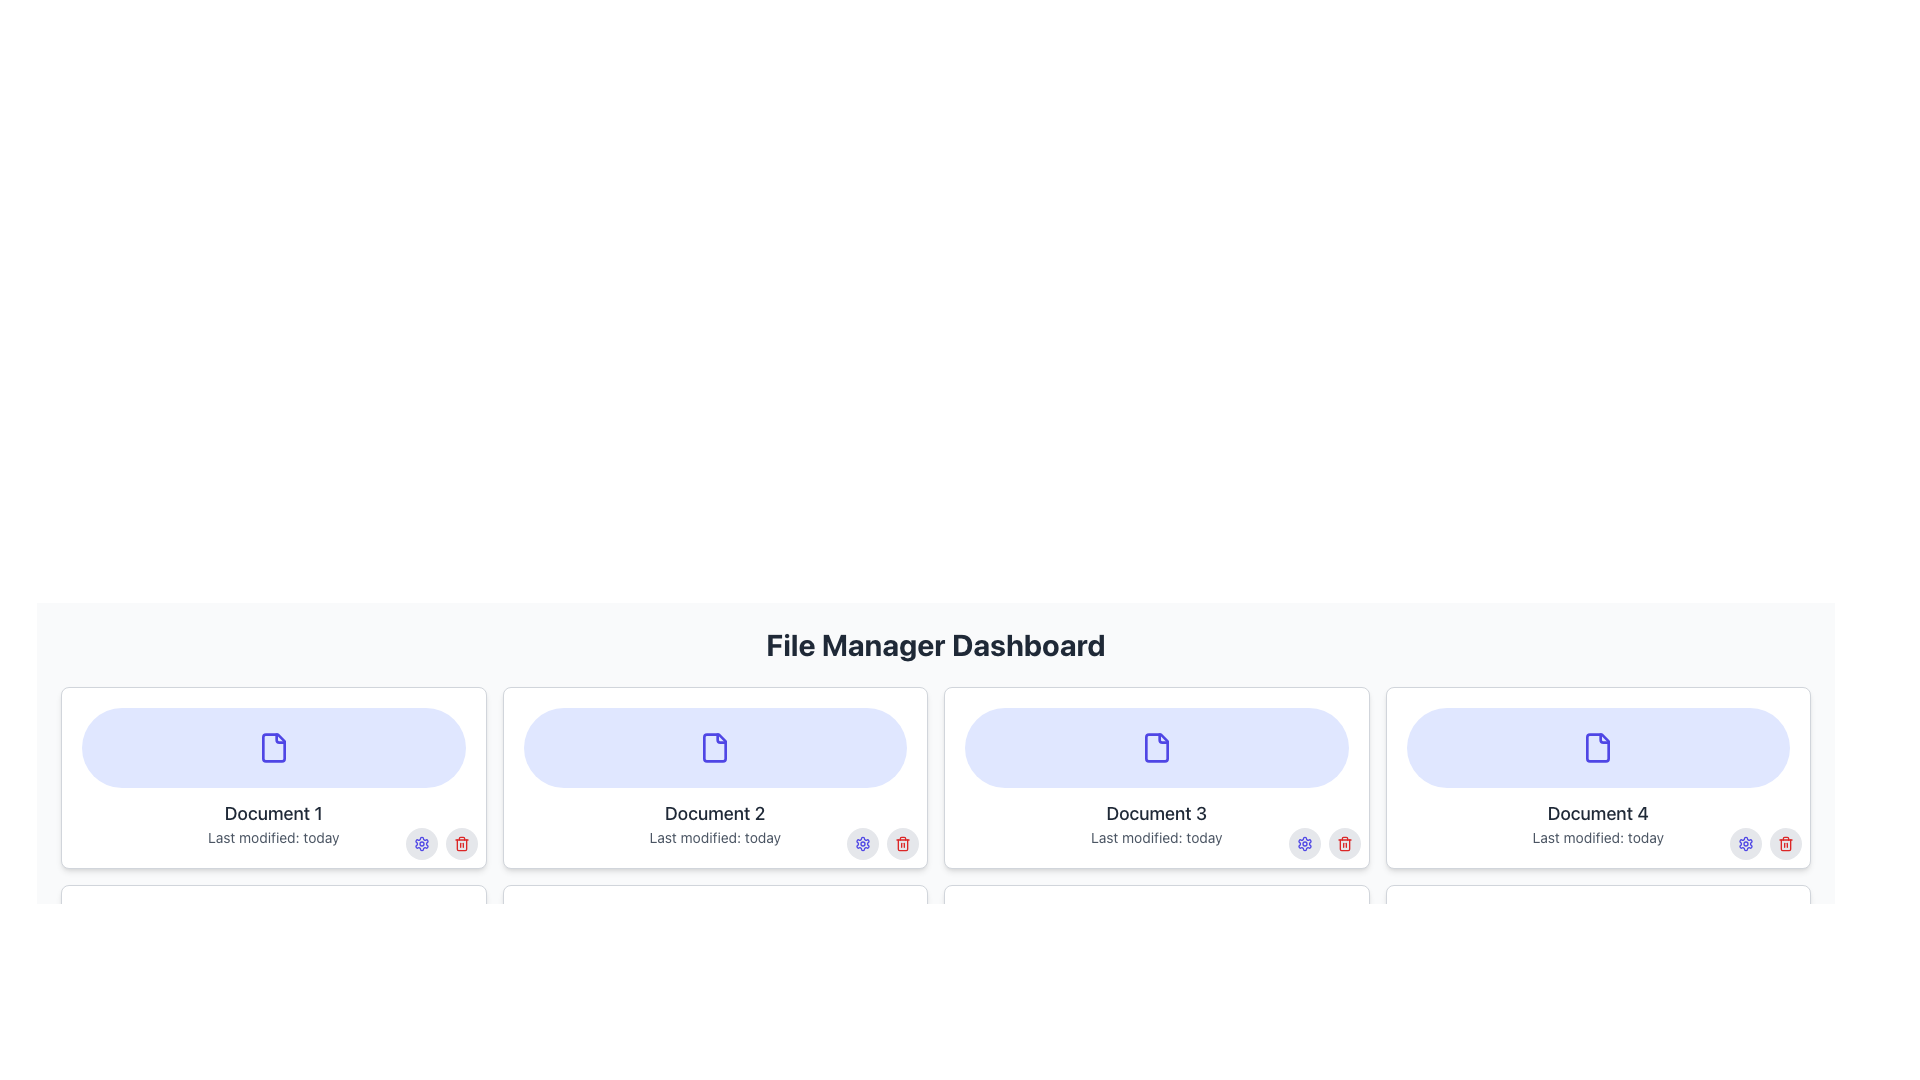 The height and width of the screenshot is (1080, 1920). Describe the element at coordinates (1785, 844) in the screenshot. I see `the delete Icon Button located at the bottom-right corner of the fourth document card` at that location.